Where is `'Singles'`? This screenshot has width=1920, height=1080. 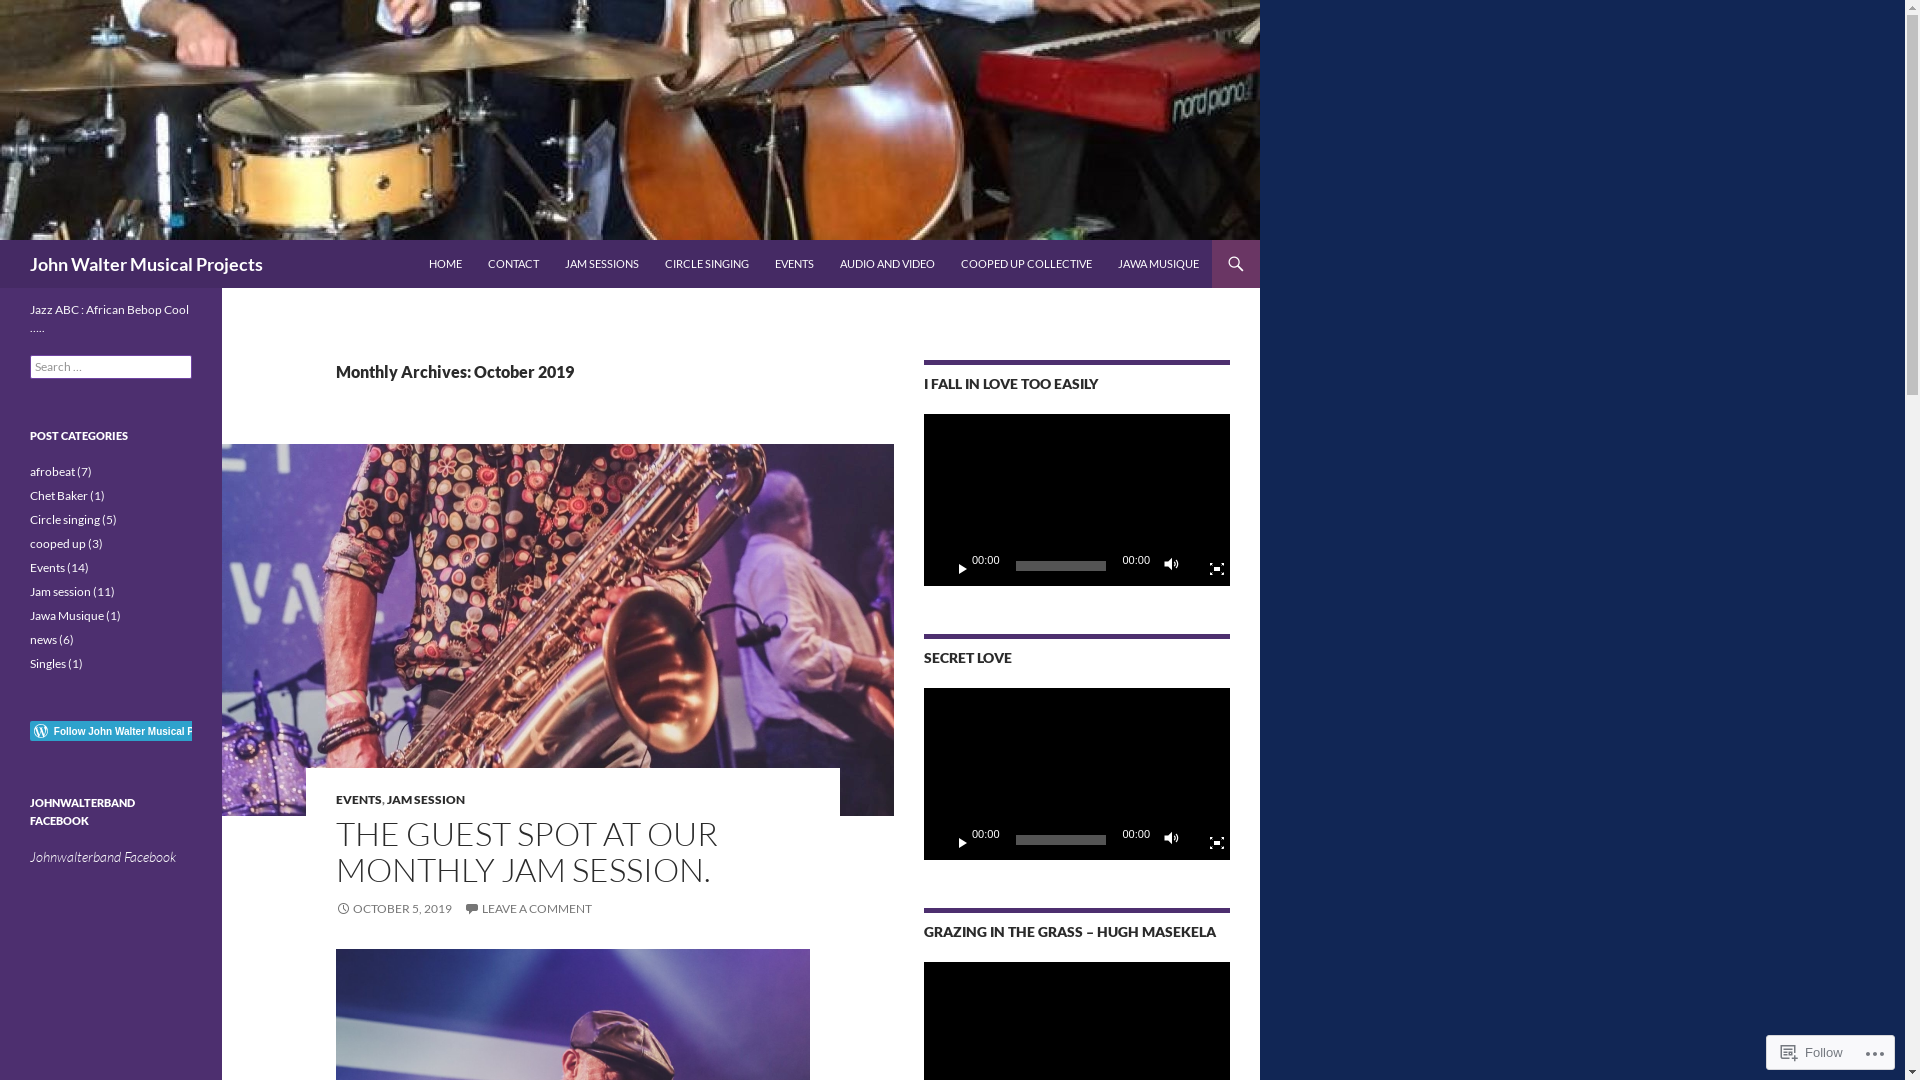
'Singles' is located at coordinates (48, 663).